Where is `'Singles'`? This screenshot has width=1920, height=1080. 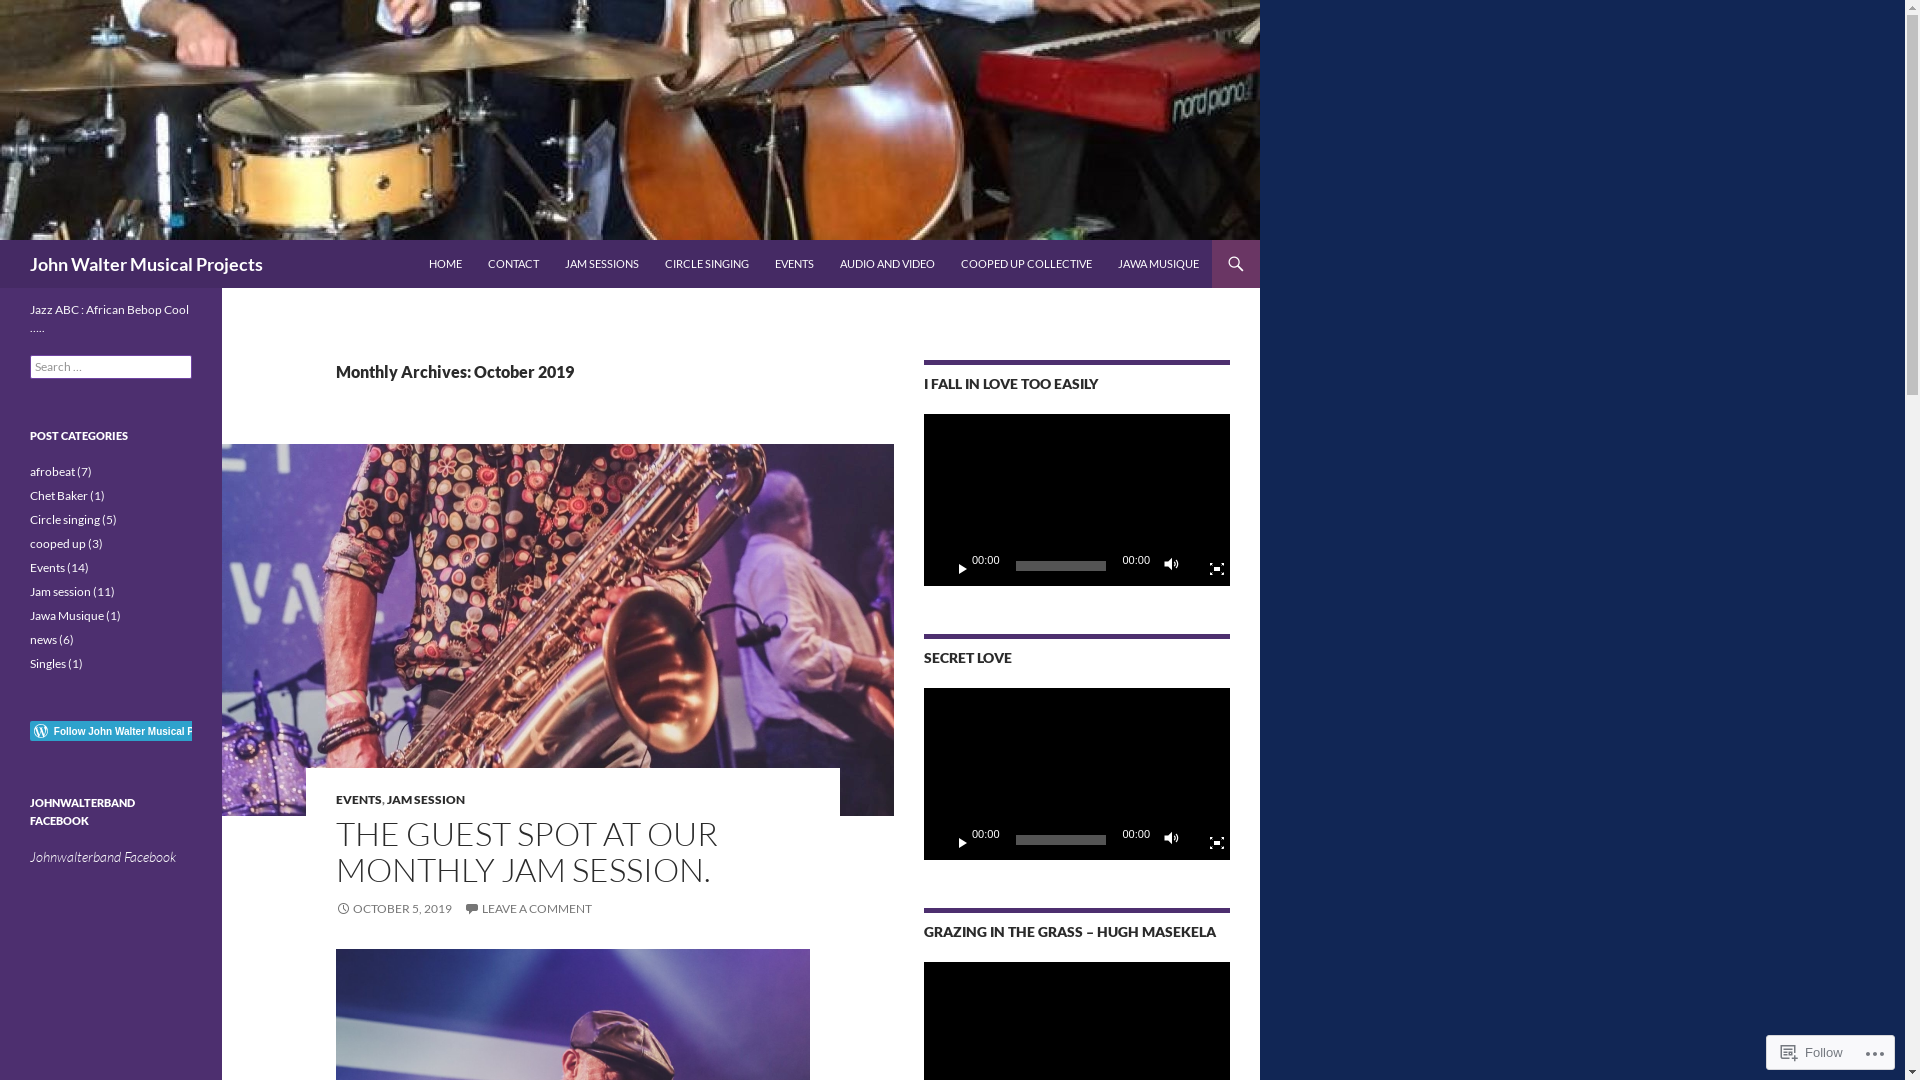
'Singles' is located at coordinates (48, 663).